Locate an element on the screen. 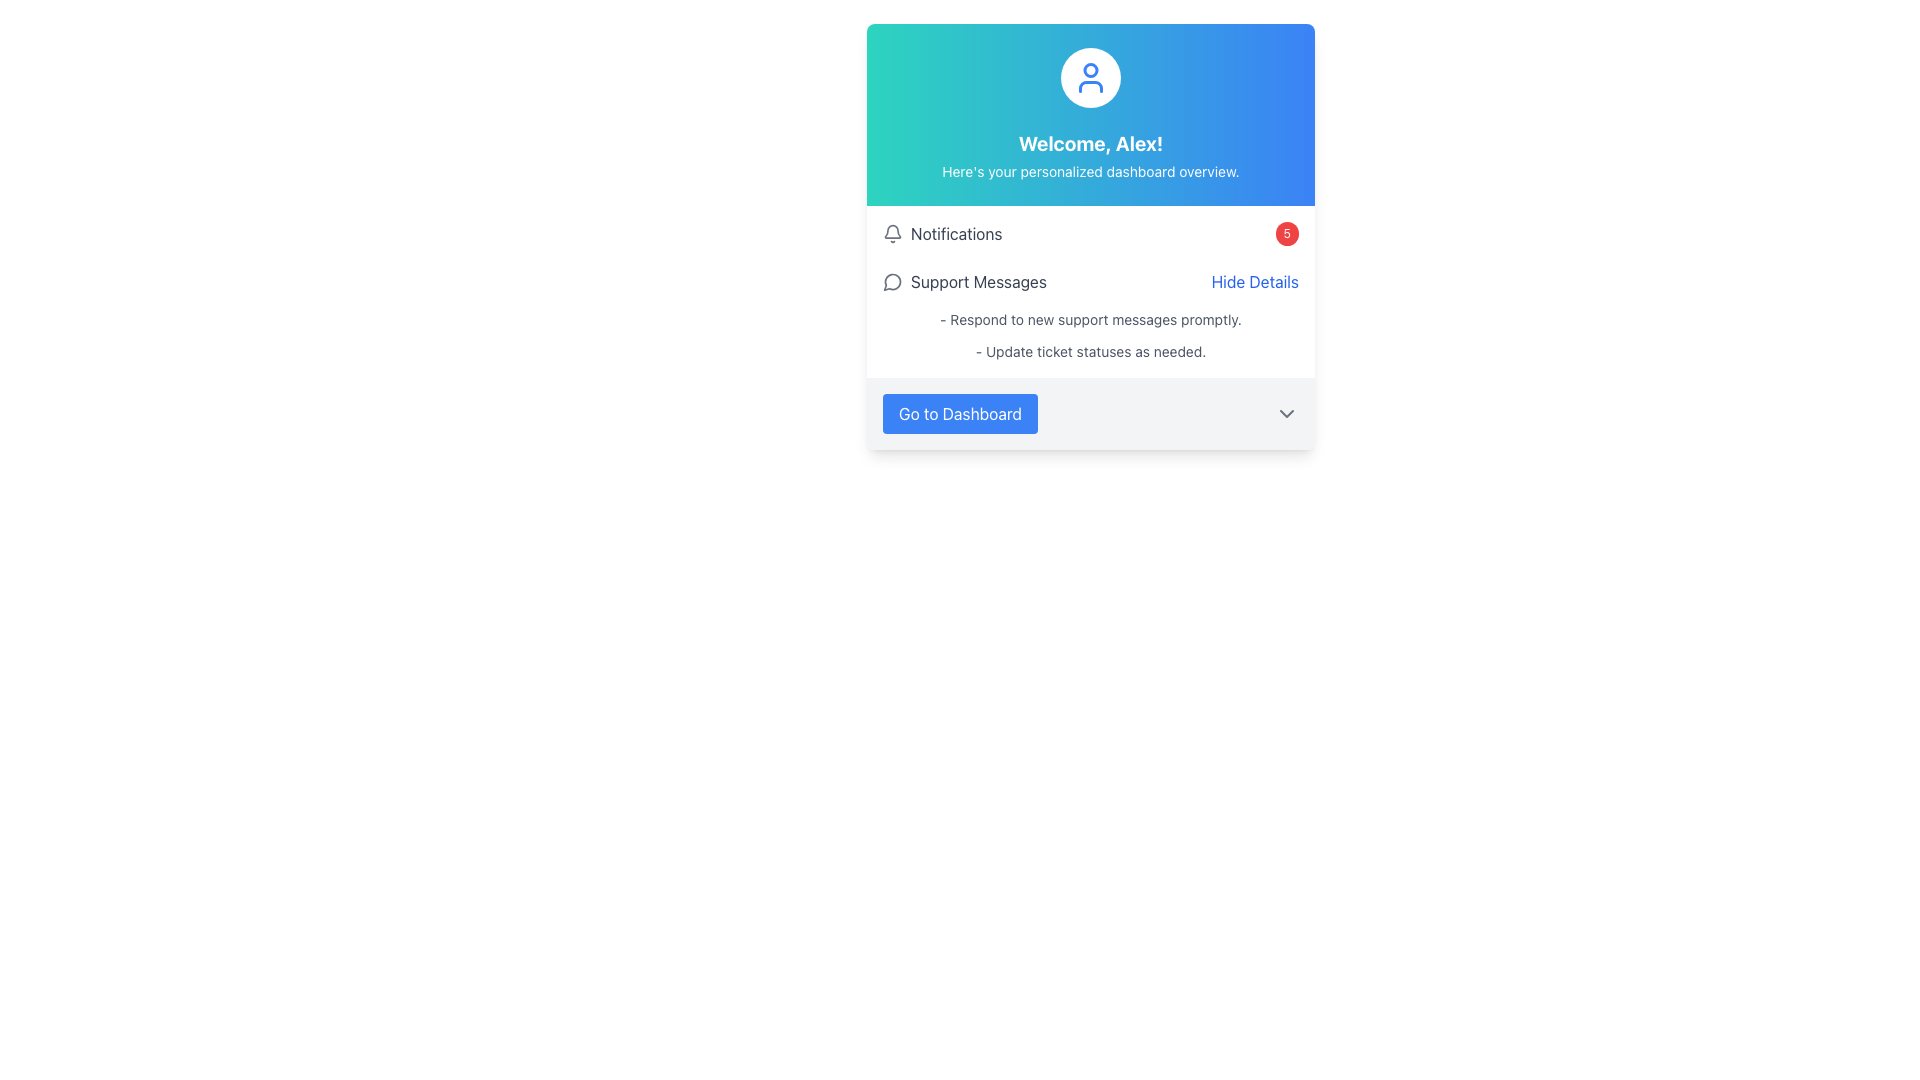 The image size is (1920, 1080). the Indicator badge located in the top-right corner of the 'Notifications' section to associate the count visually with notifications is located at coordinates (1286, 233).